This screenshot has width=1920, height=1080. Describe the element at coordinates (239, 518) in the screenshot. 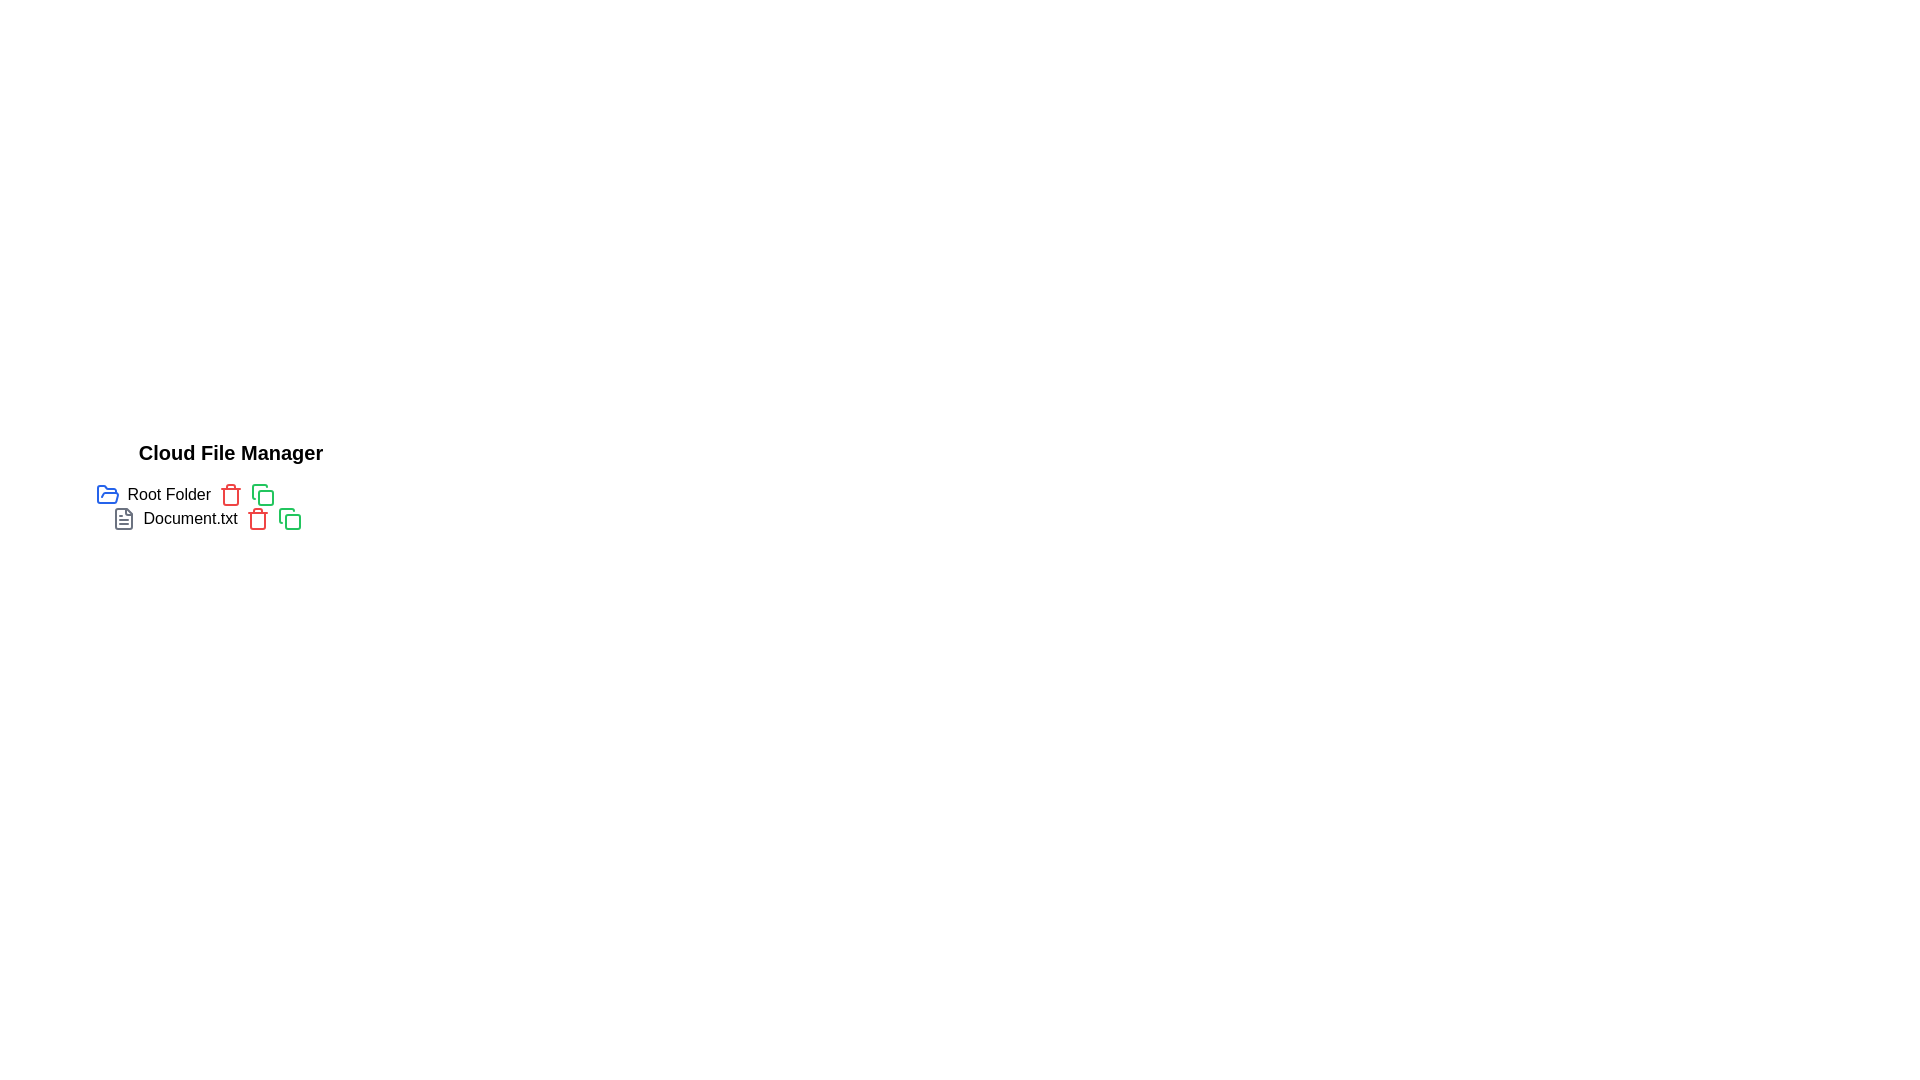

I see `the file item labeled 'Document.txt'` at that location.